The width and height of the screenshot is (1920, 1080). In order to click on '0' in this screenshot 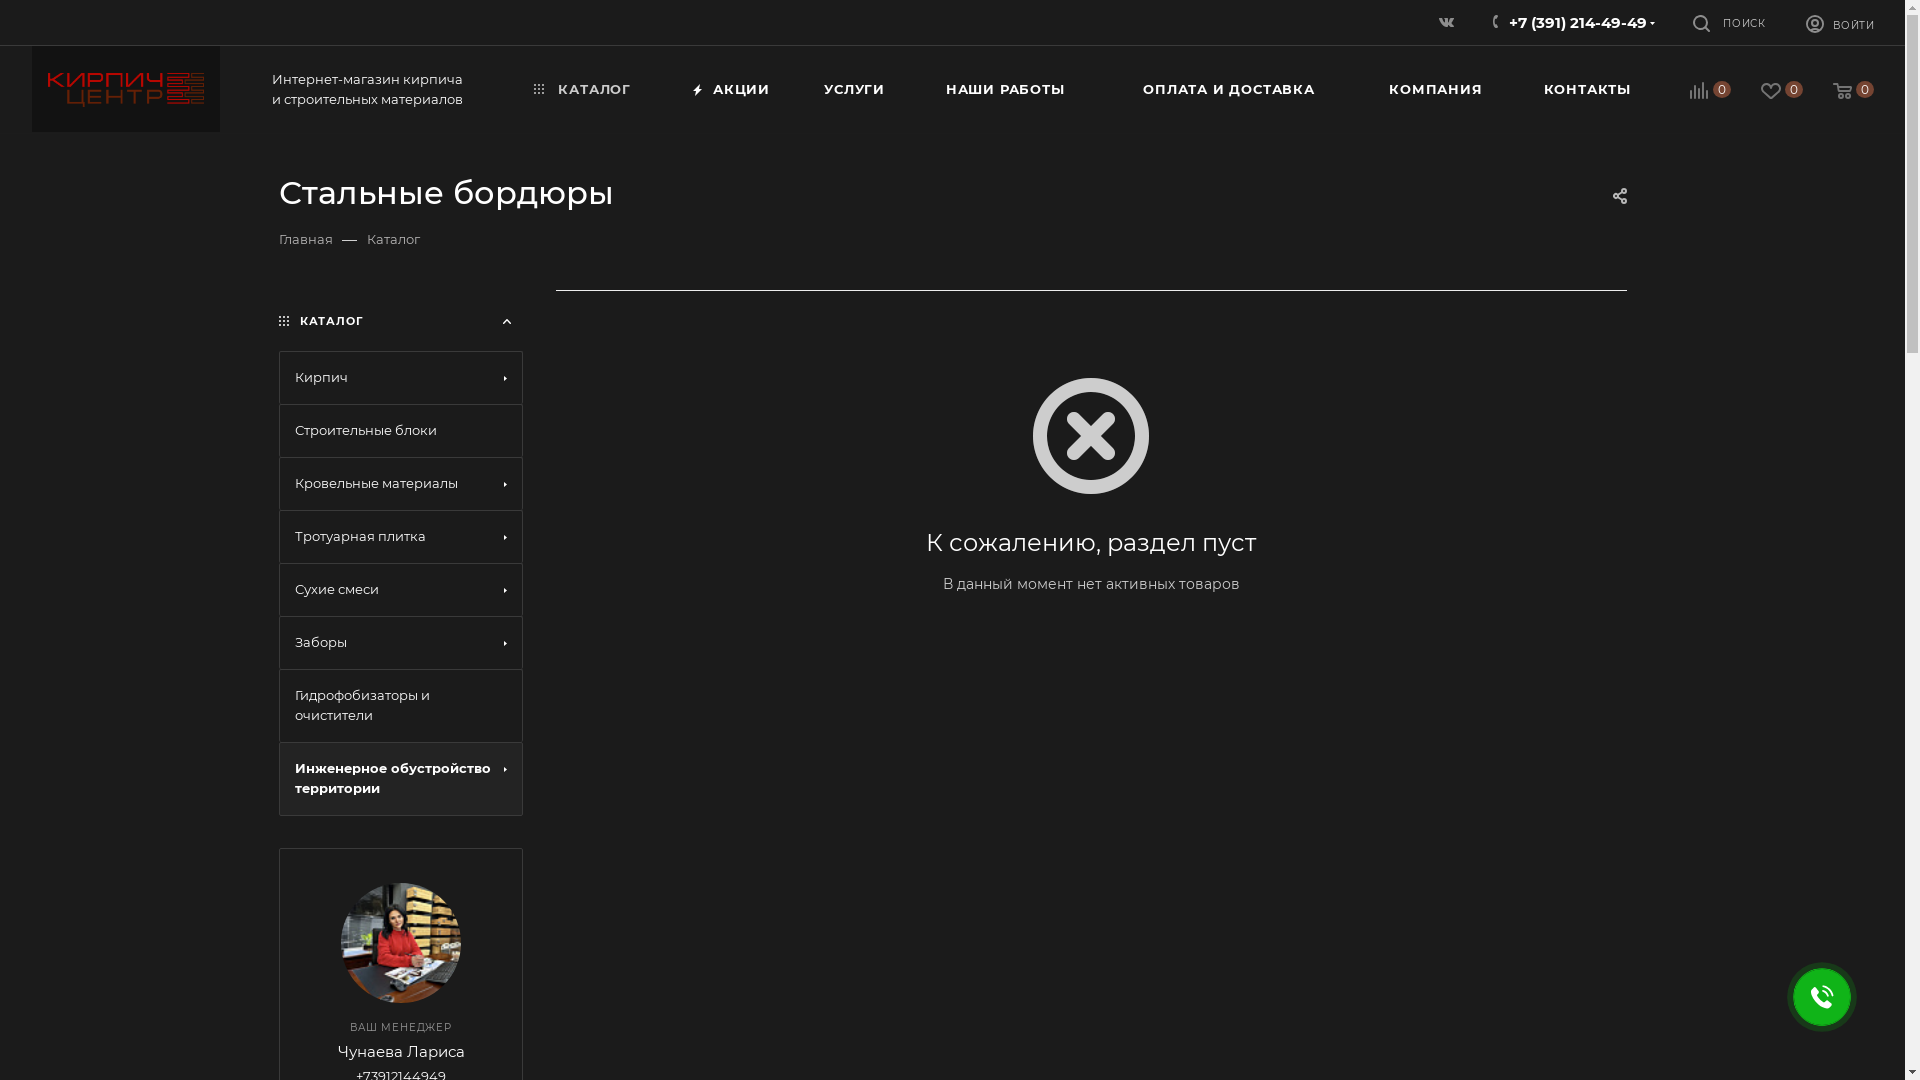, I will do `click(1695, 92)`.